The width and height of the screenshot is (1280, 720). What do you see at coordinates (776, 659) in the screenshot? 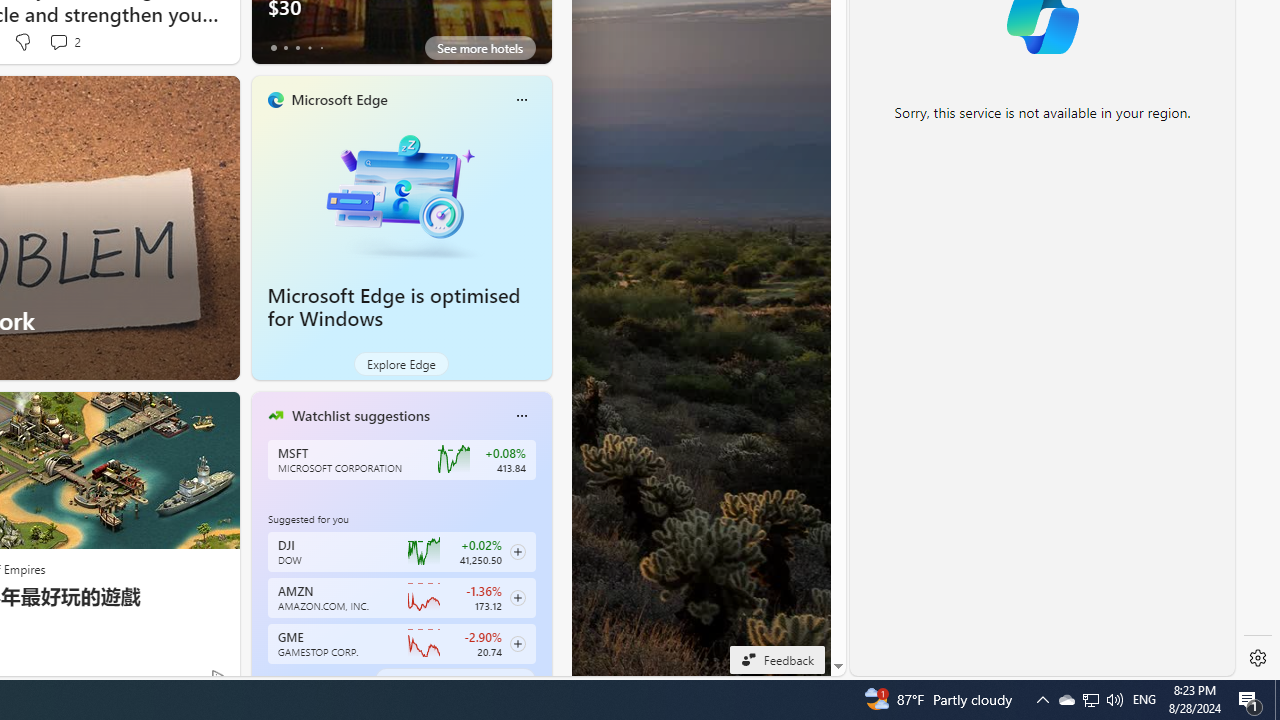
I see `'Feedback'` at bounding box center [776, 659].